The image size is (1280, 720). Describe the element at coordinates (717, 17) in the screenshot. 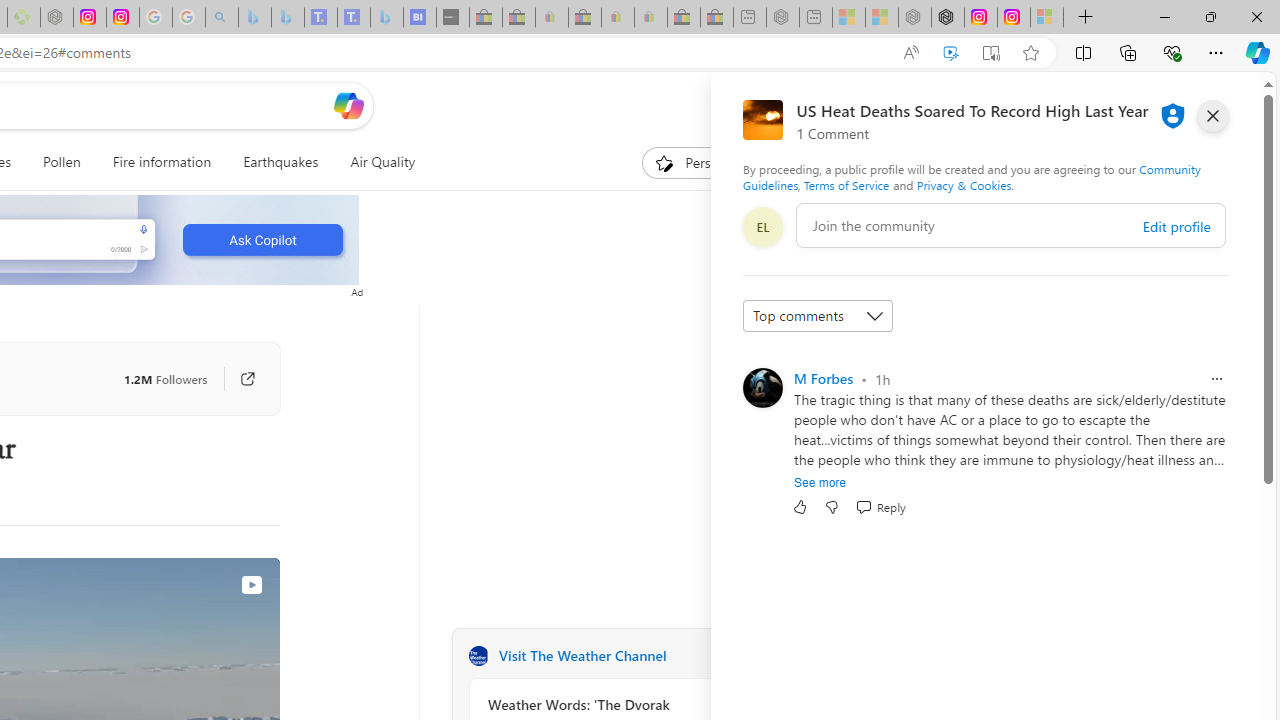

I see `'Yard, Garden & Outdoor Living - Sleeping'` at that location.